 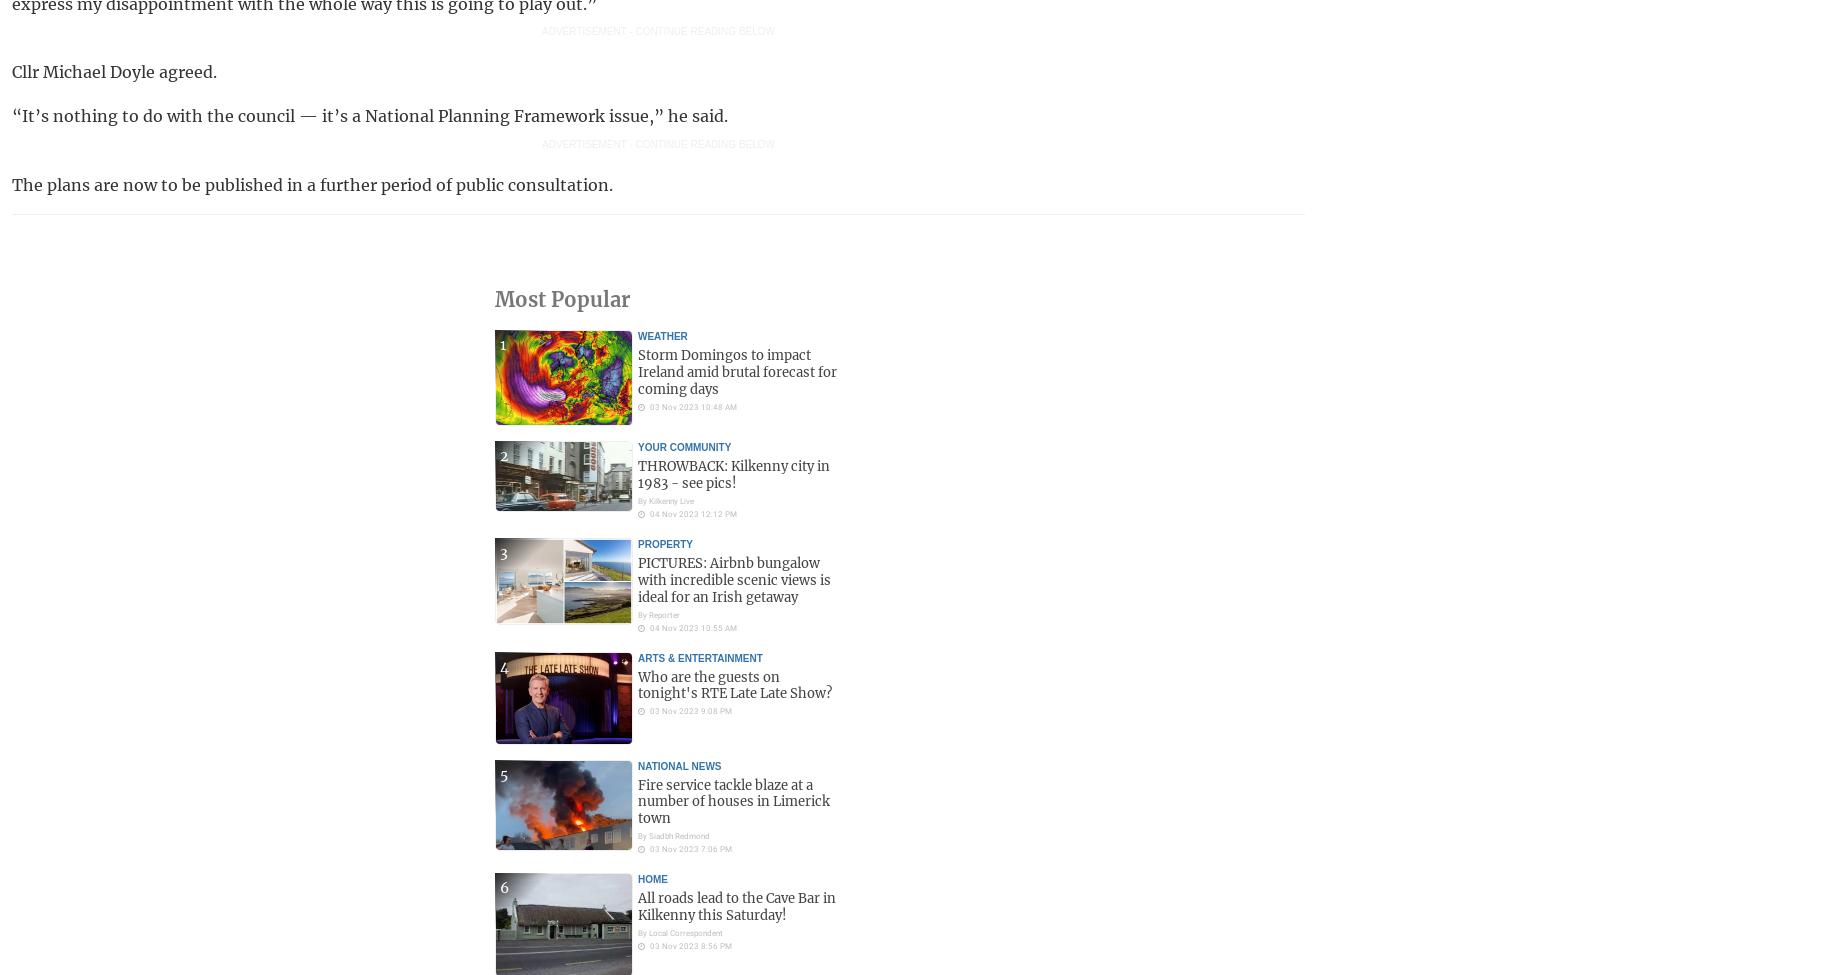 I want to click on 'Property', so click(x=665, y=542).